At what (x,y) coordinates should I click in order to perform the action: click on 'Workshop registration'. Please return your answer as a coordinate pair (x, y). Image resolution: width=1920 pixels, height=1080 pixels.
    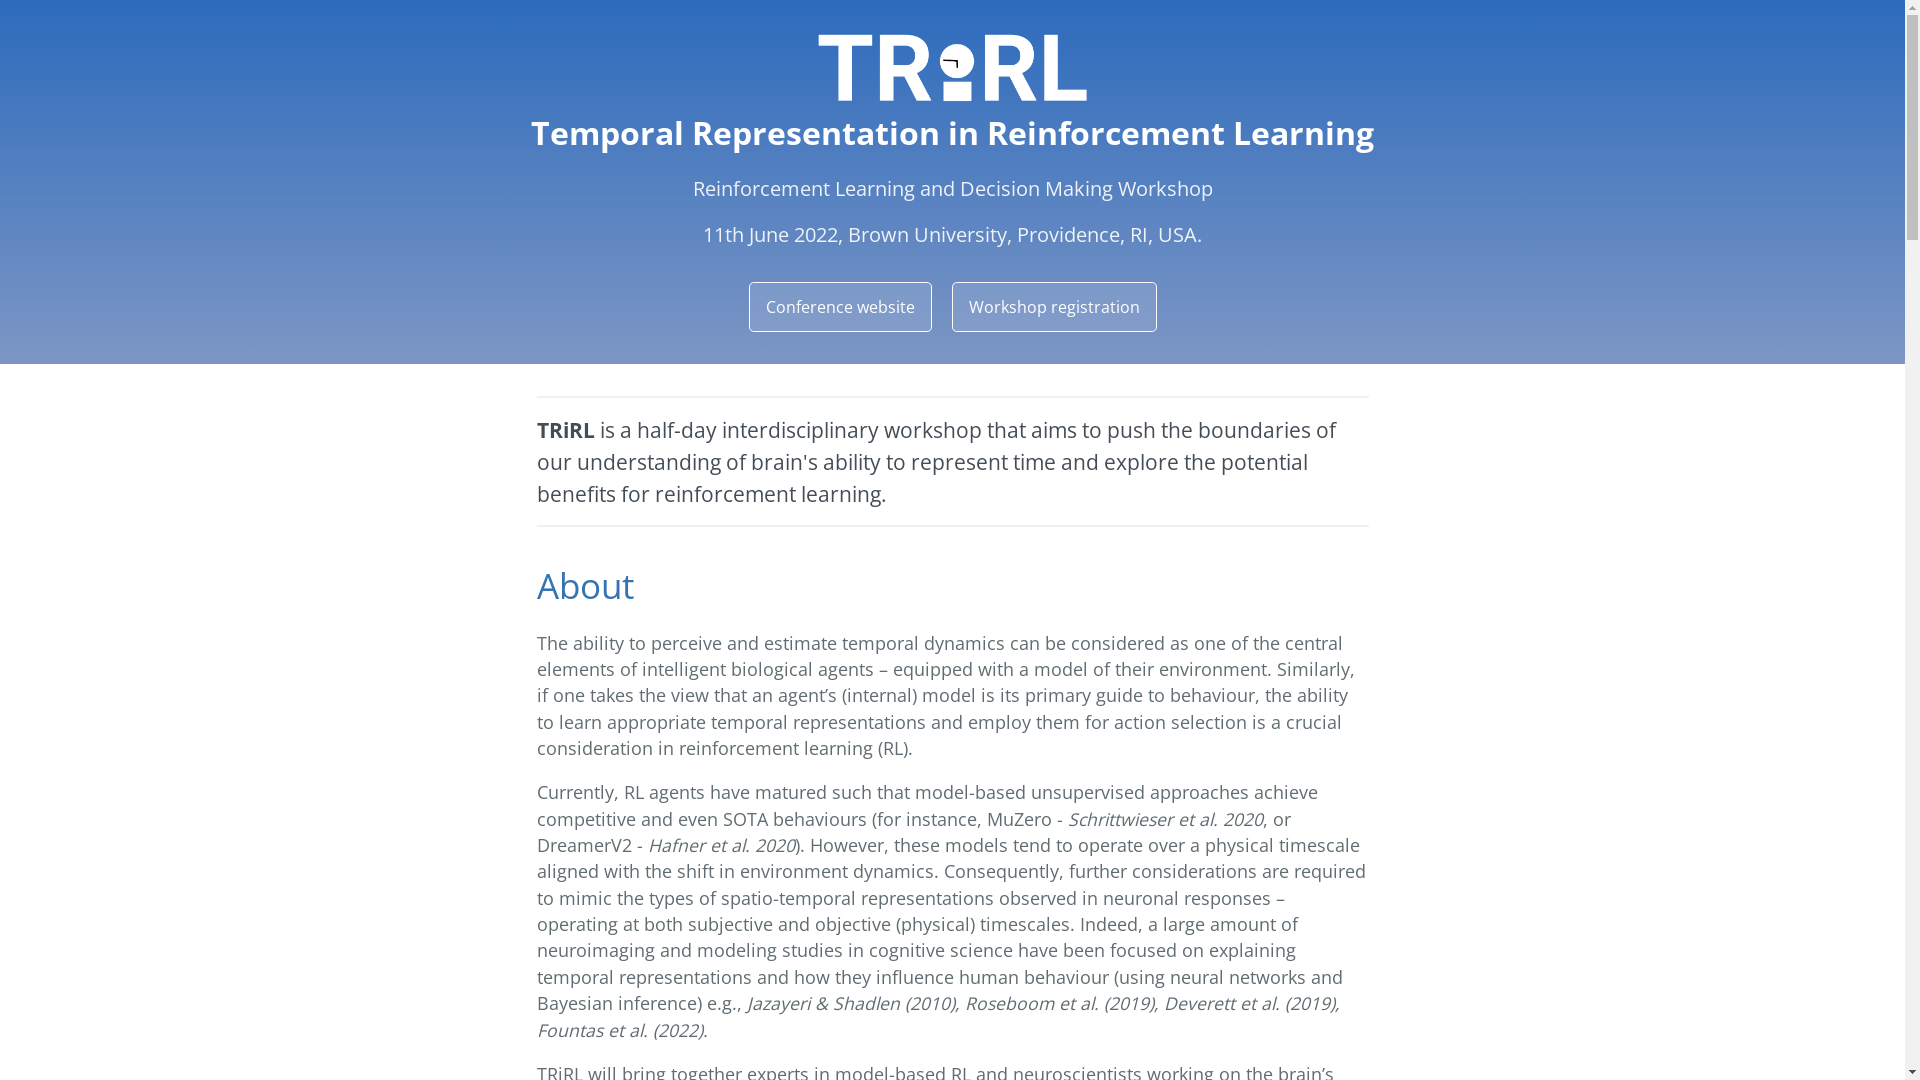
    Looking at the image, I should click on (1053, 307).